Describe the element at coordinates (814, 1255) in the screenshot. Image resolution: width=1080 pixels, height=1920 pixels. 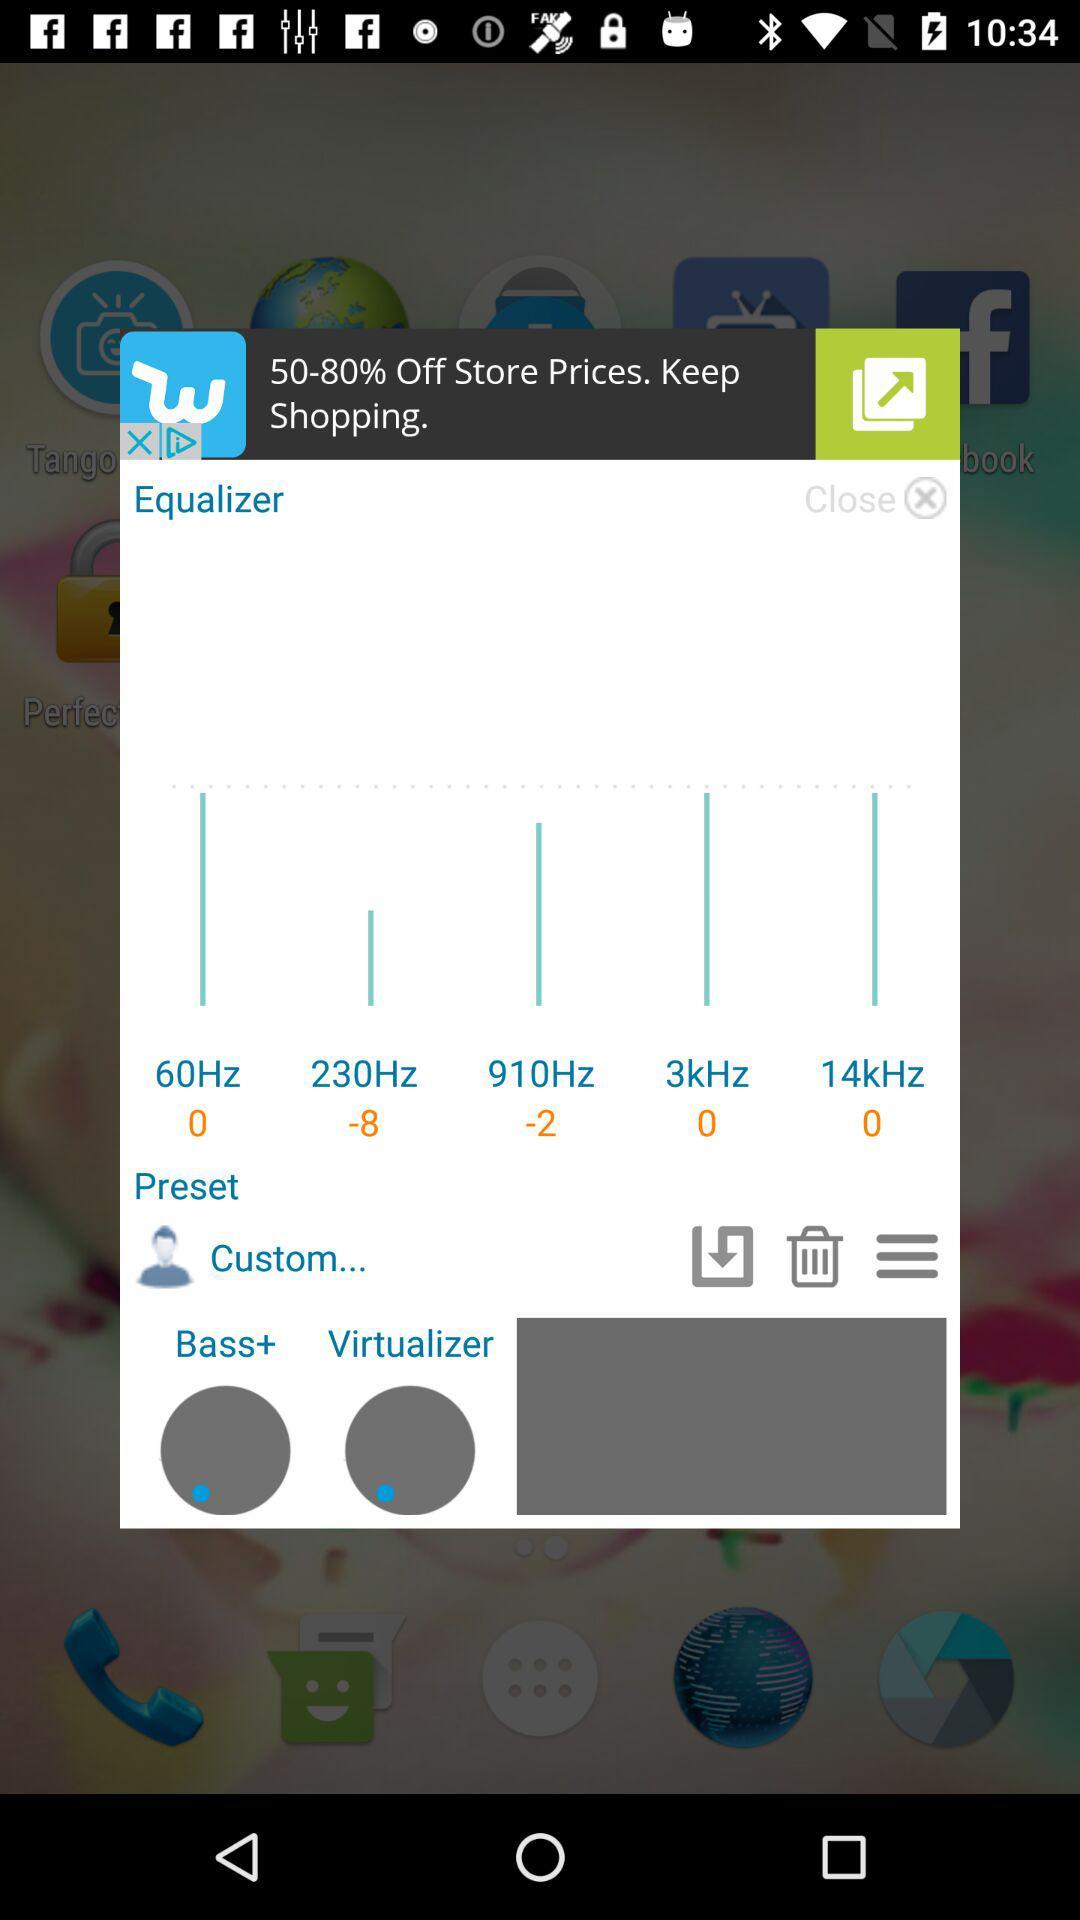
I see `the delete icon` at that location.